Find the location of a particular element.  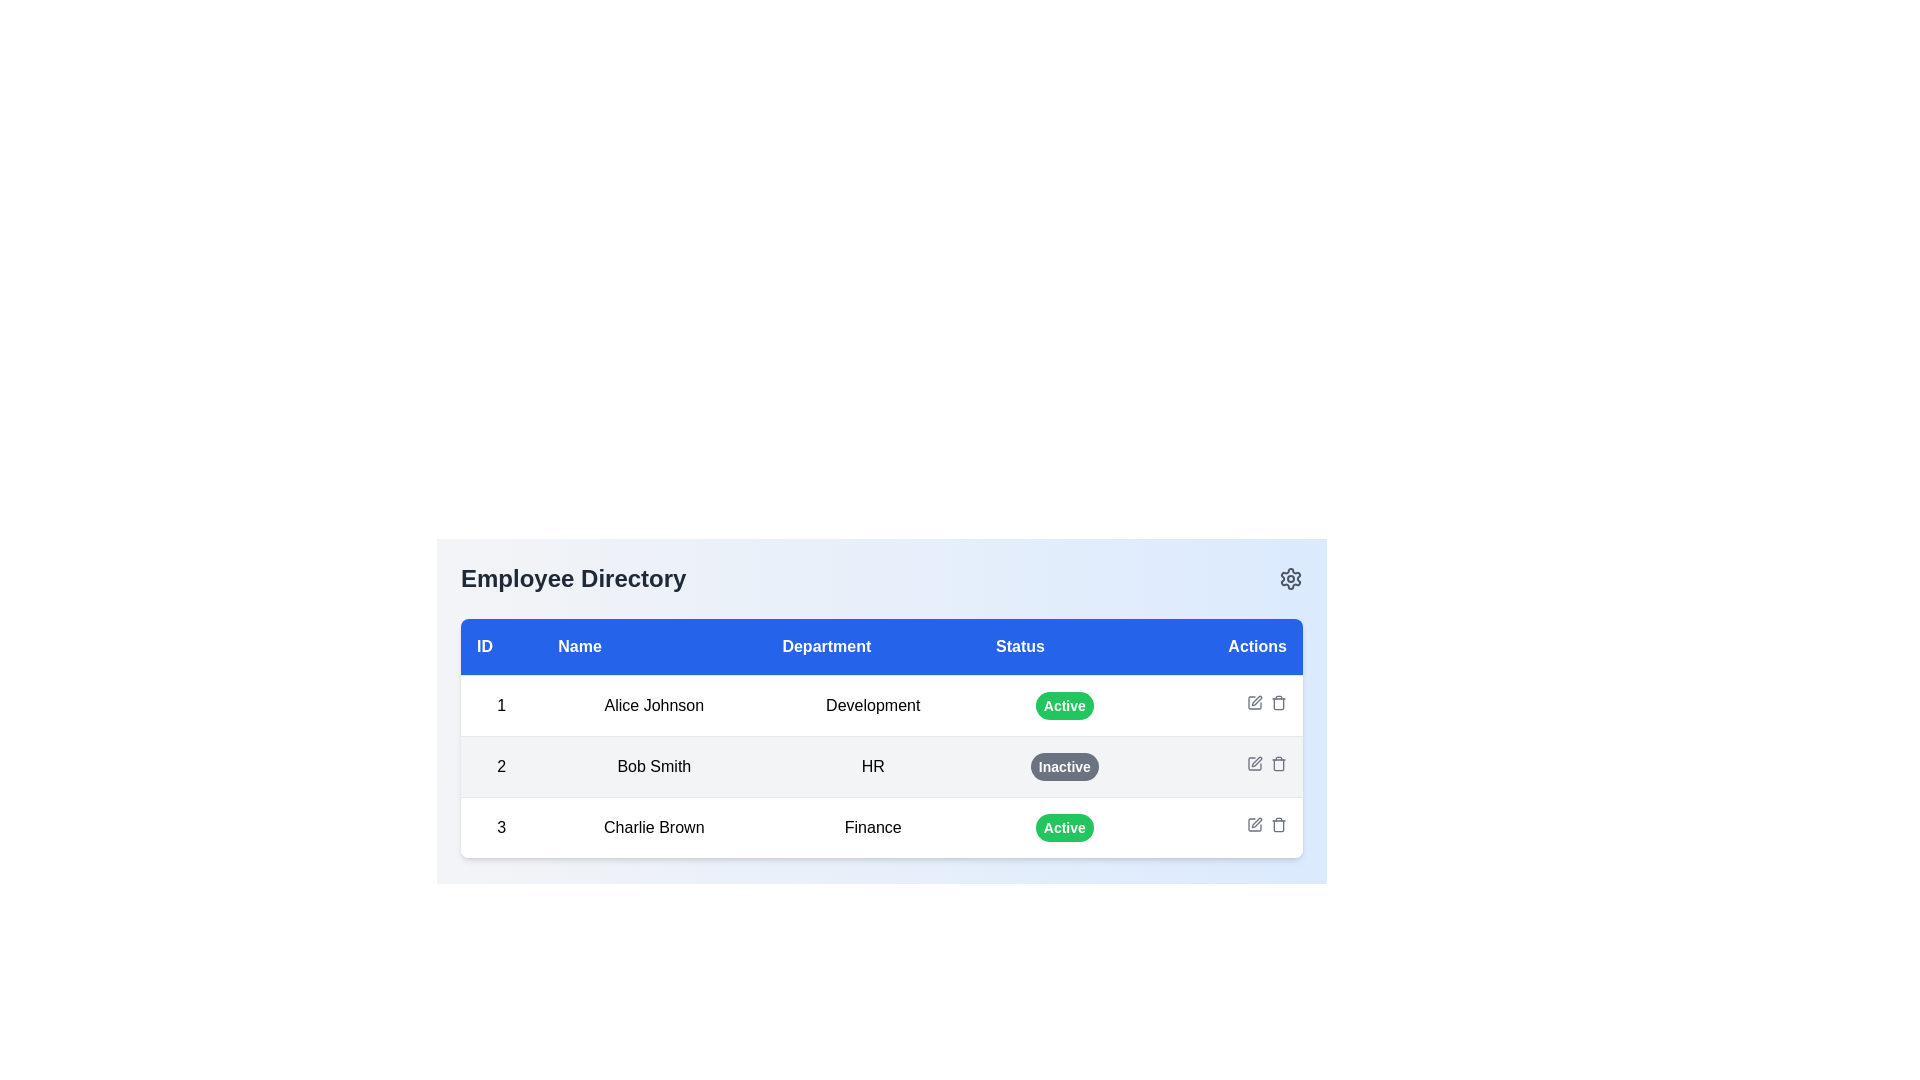

the 'Finance' department text label in row 3 of the employee table, associated with 'Charlie Brown' is located at coordinates (873, 827).